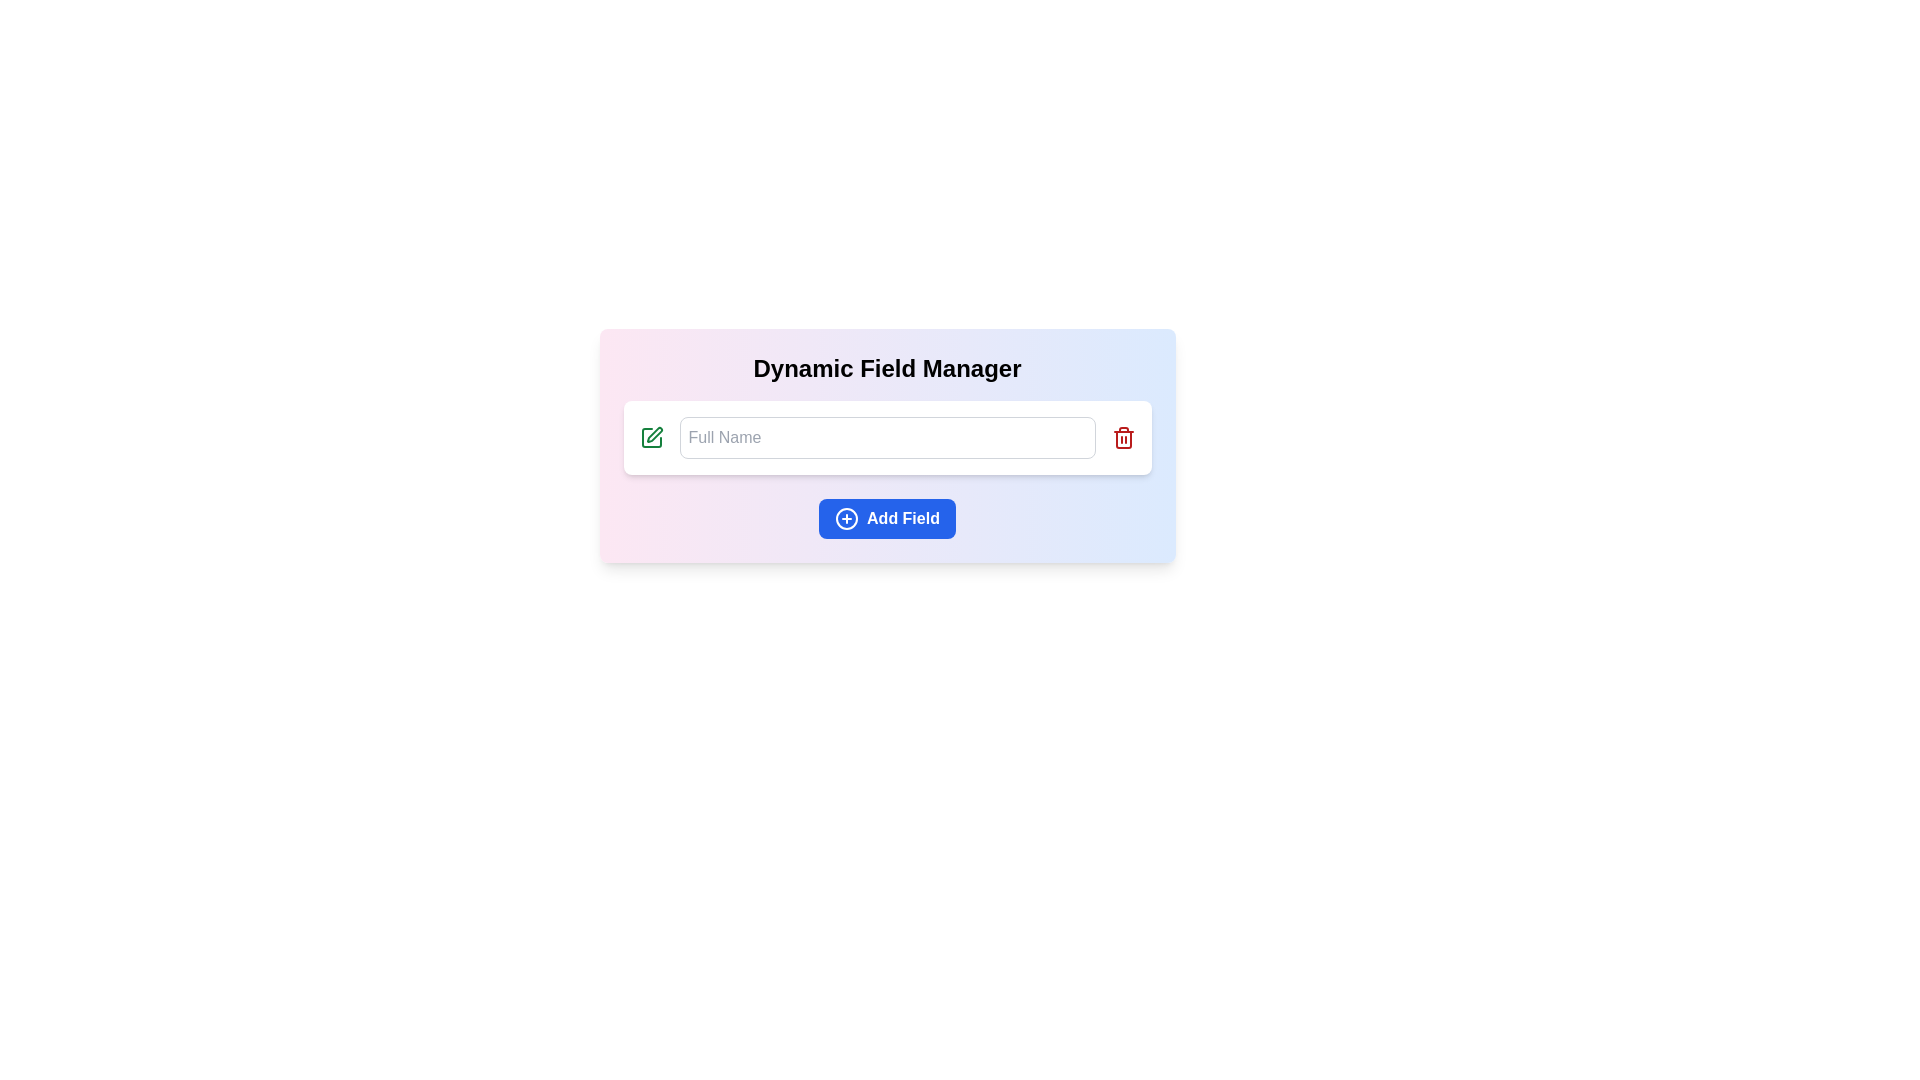  I want to click on the blue button labeled 'Add Field' which contains the icon, so click(847, 518).